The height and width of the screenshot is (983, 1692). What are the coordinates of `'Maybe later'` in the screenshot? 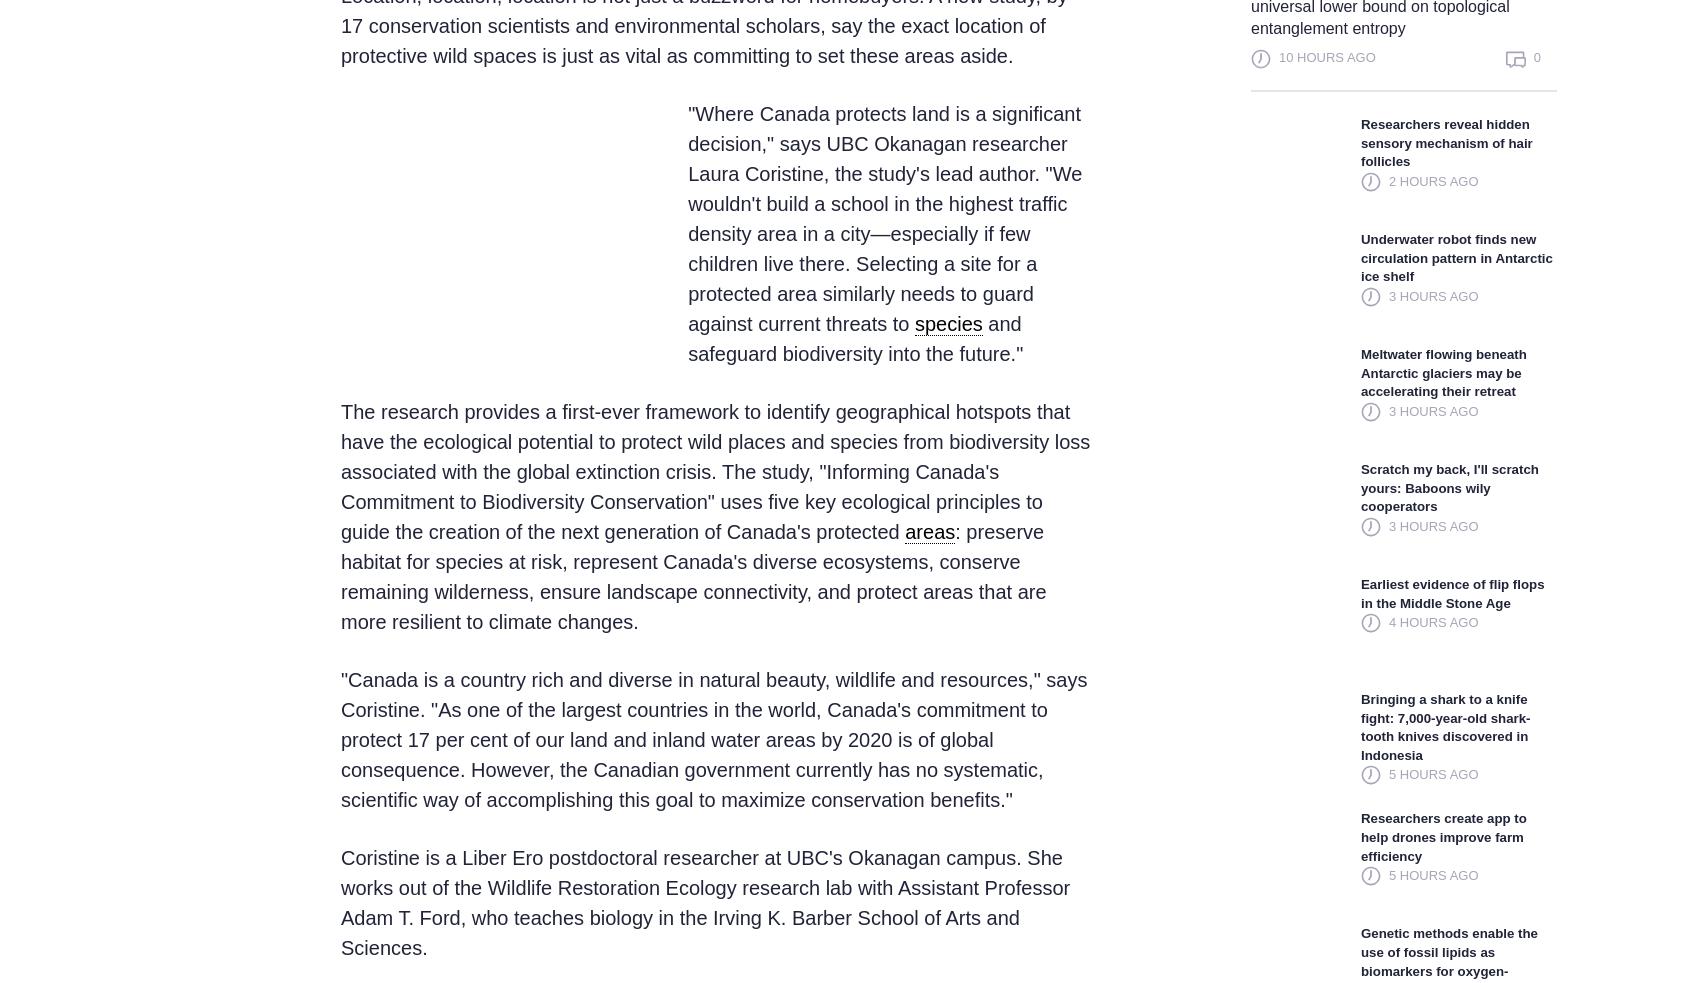 It's located at (1045, 893).